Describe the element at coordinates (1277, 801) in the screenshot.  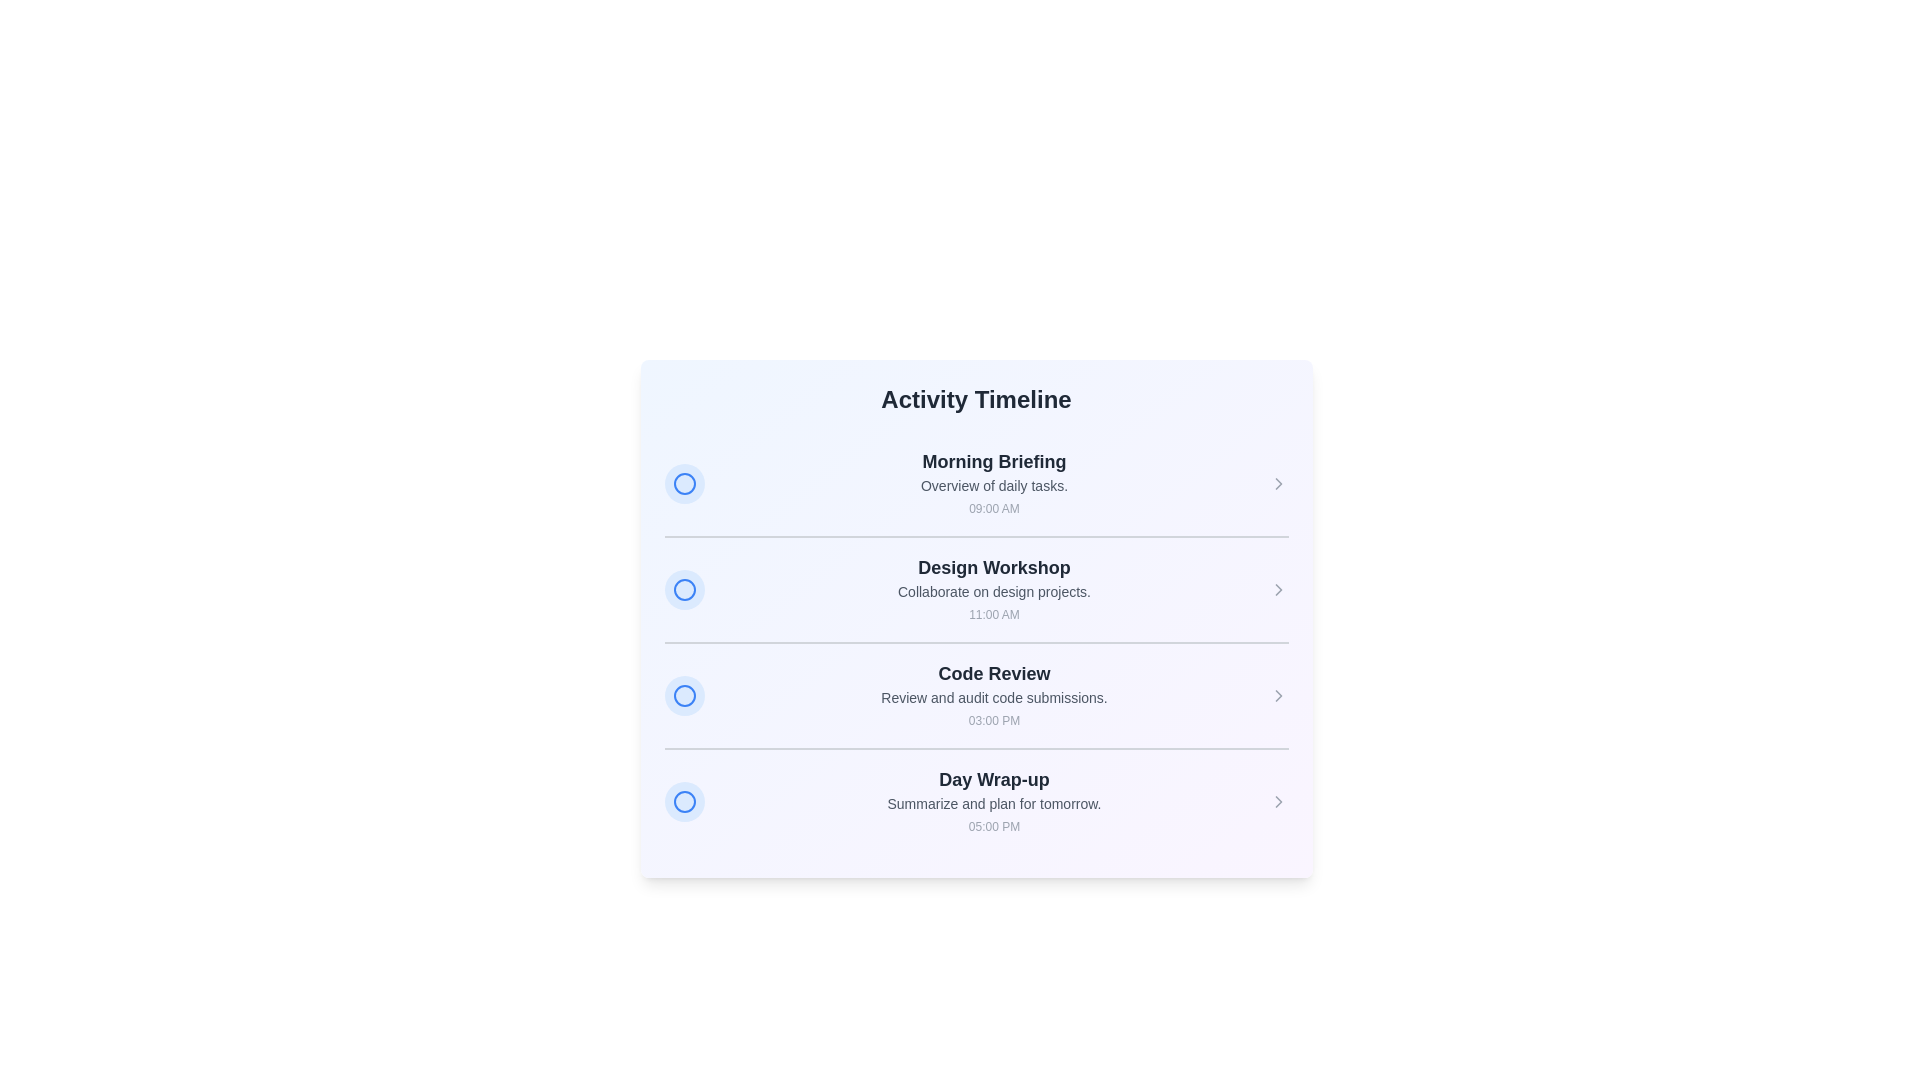
I see `the chevron icon located in the fourth row labeled 'Day Wrap-up'` at that location.